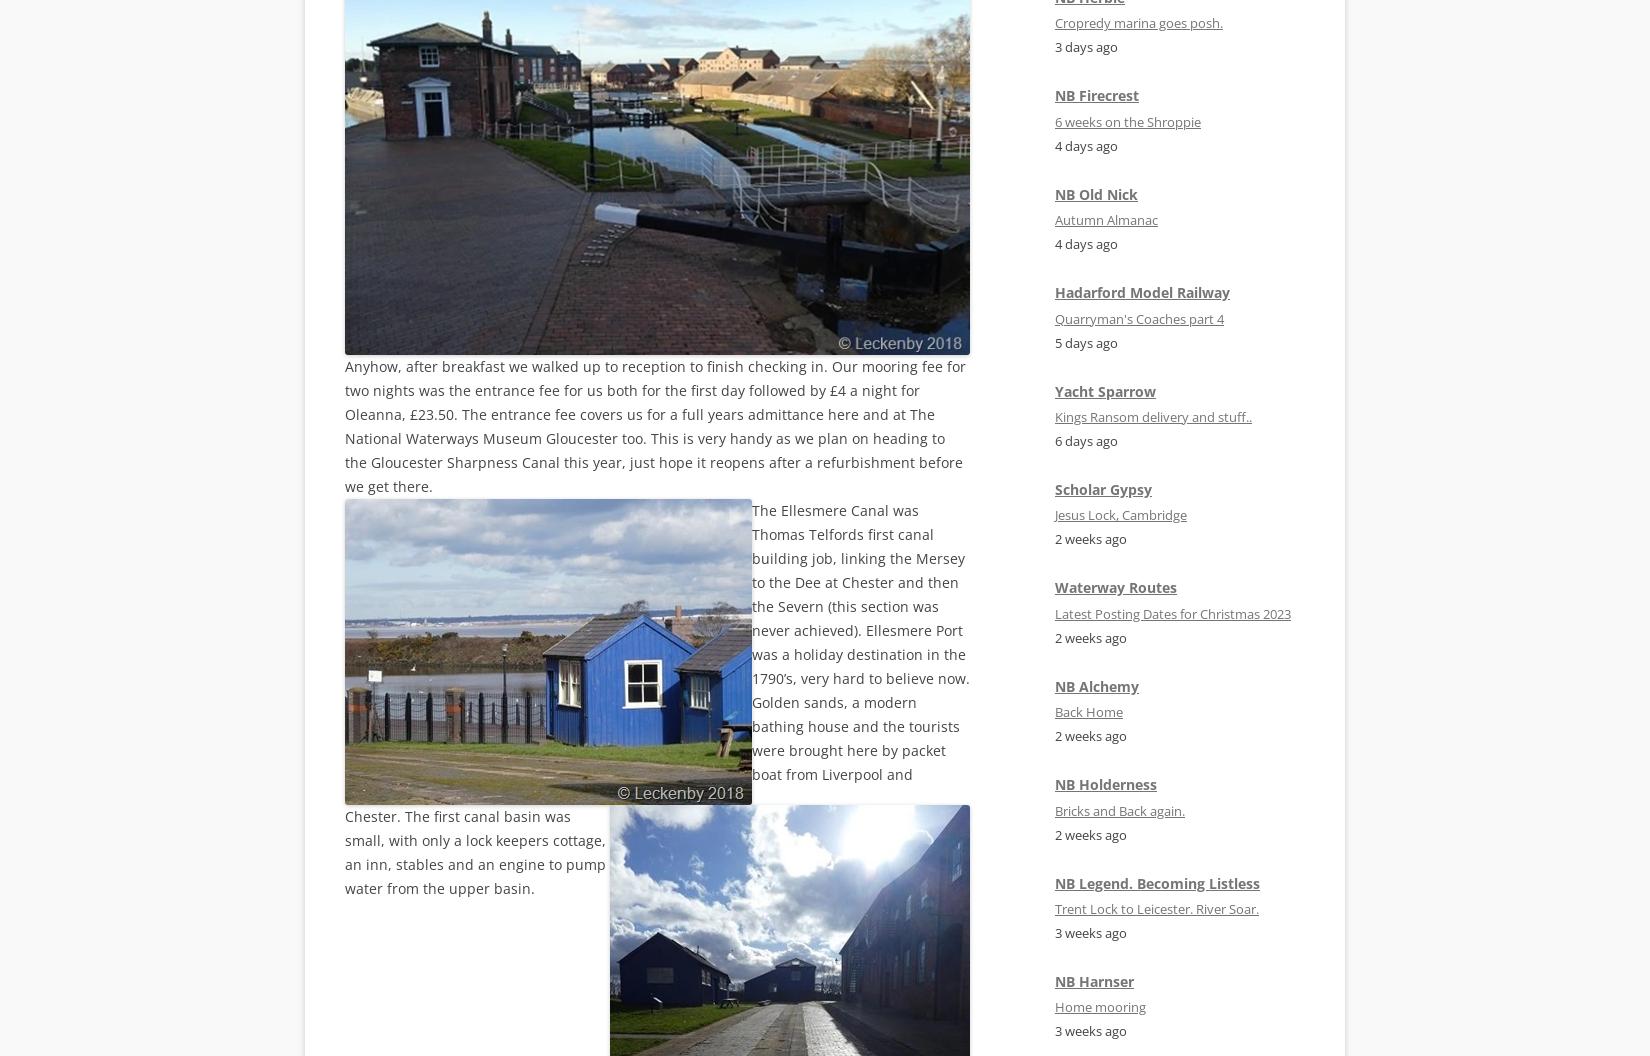  Describe the element at coordinates (1153, 417) in the screenshot. I see `'Kings Ransom delivery and stuff..'` at that location.